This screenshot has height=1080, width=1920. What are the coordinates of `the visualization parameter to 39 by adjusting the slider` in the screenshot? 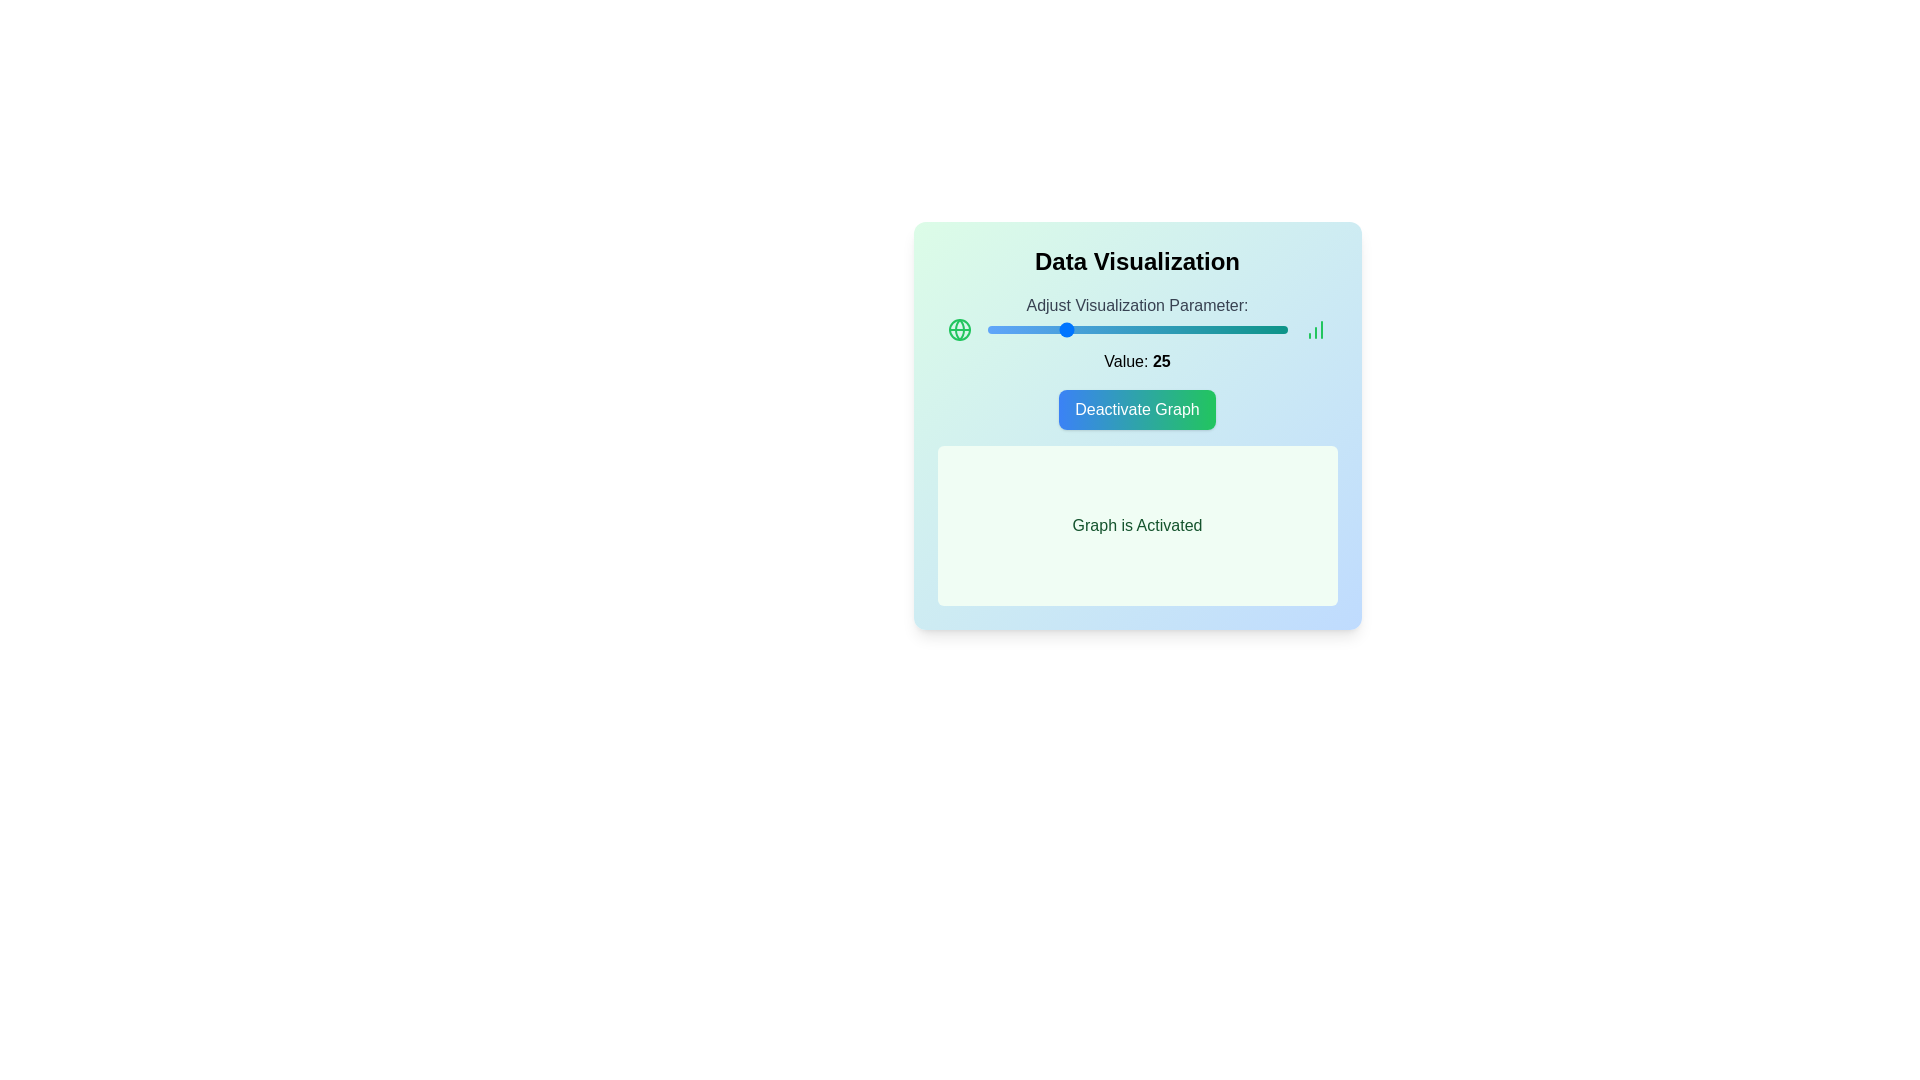 It's located at (1103, 329).